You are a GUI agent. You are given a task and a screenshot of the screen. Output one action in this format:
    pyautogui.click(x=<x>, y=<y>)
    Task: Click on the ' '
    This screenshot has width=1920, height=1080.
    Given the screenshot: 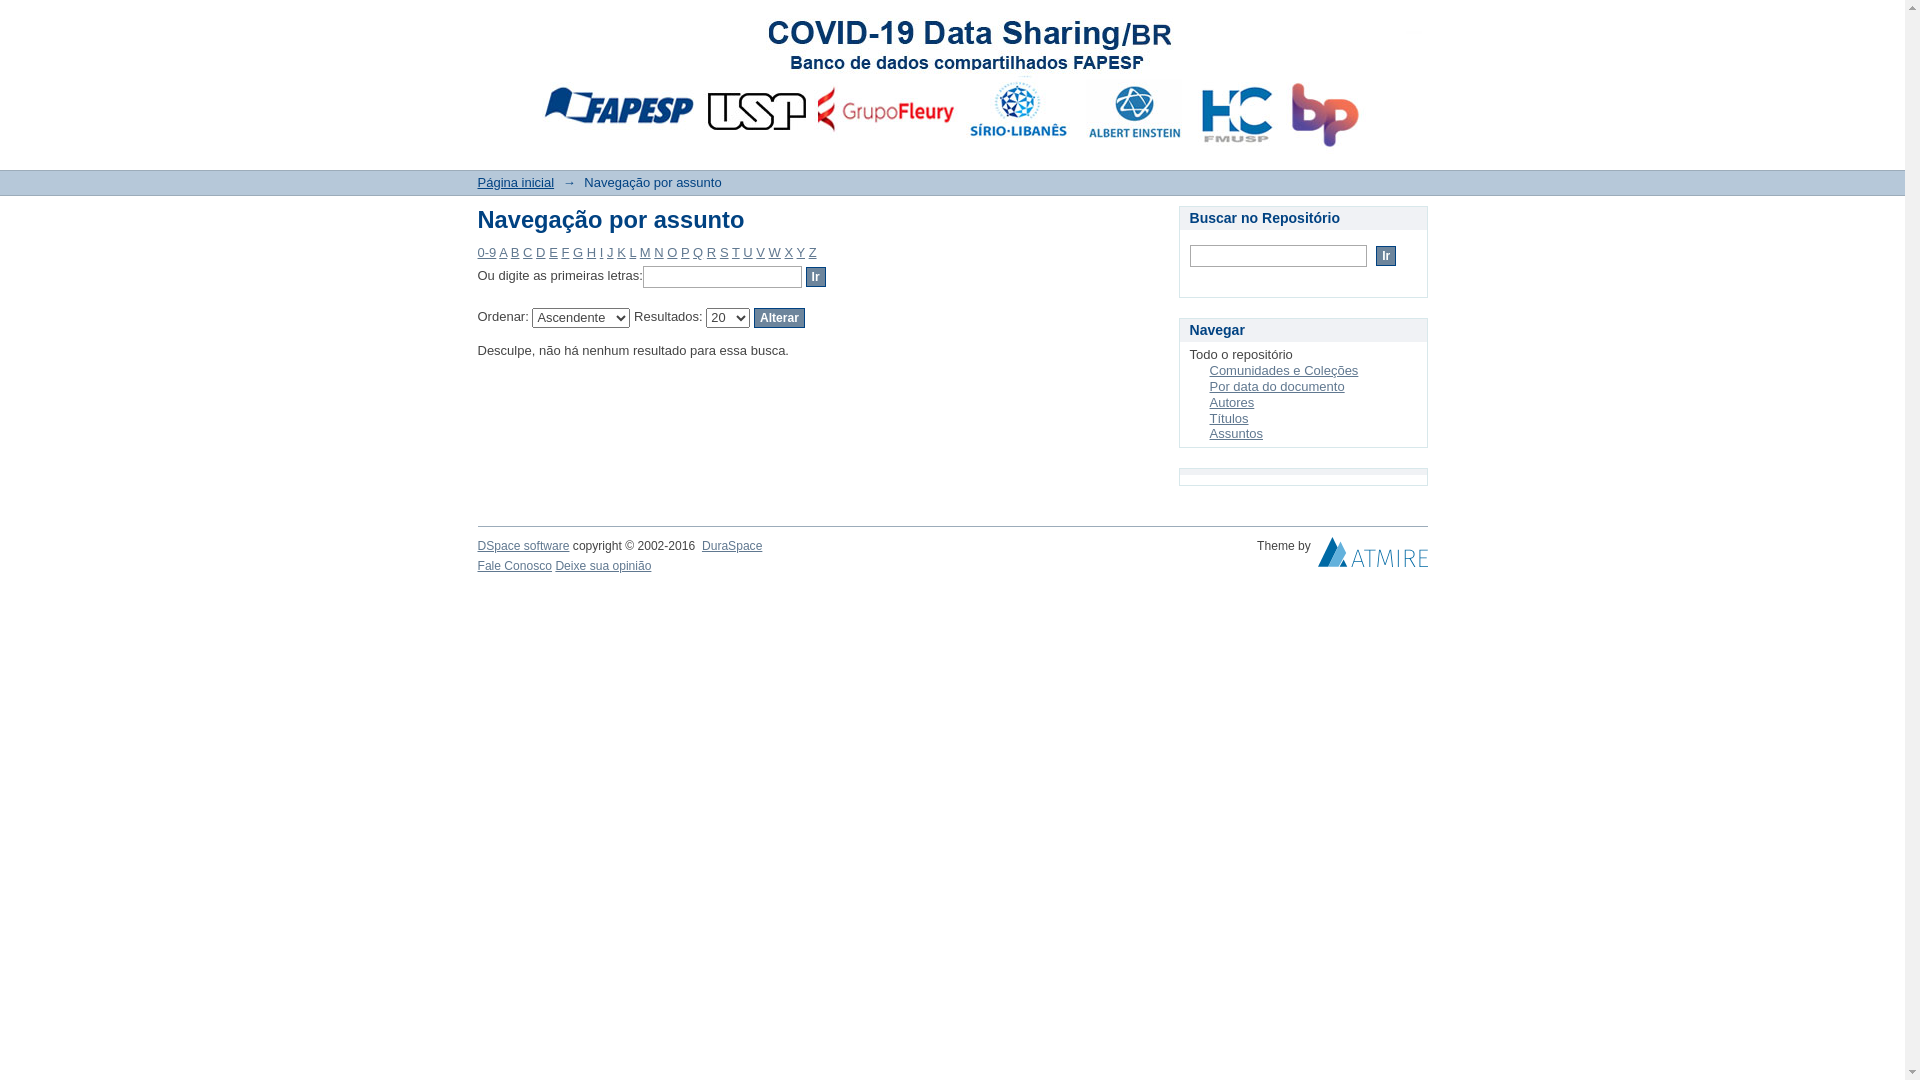 What is the action you would take?
    pyautogui.click(x=1318, y=556)
    